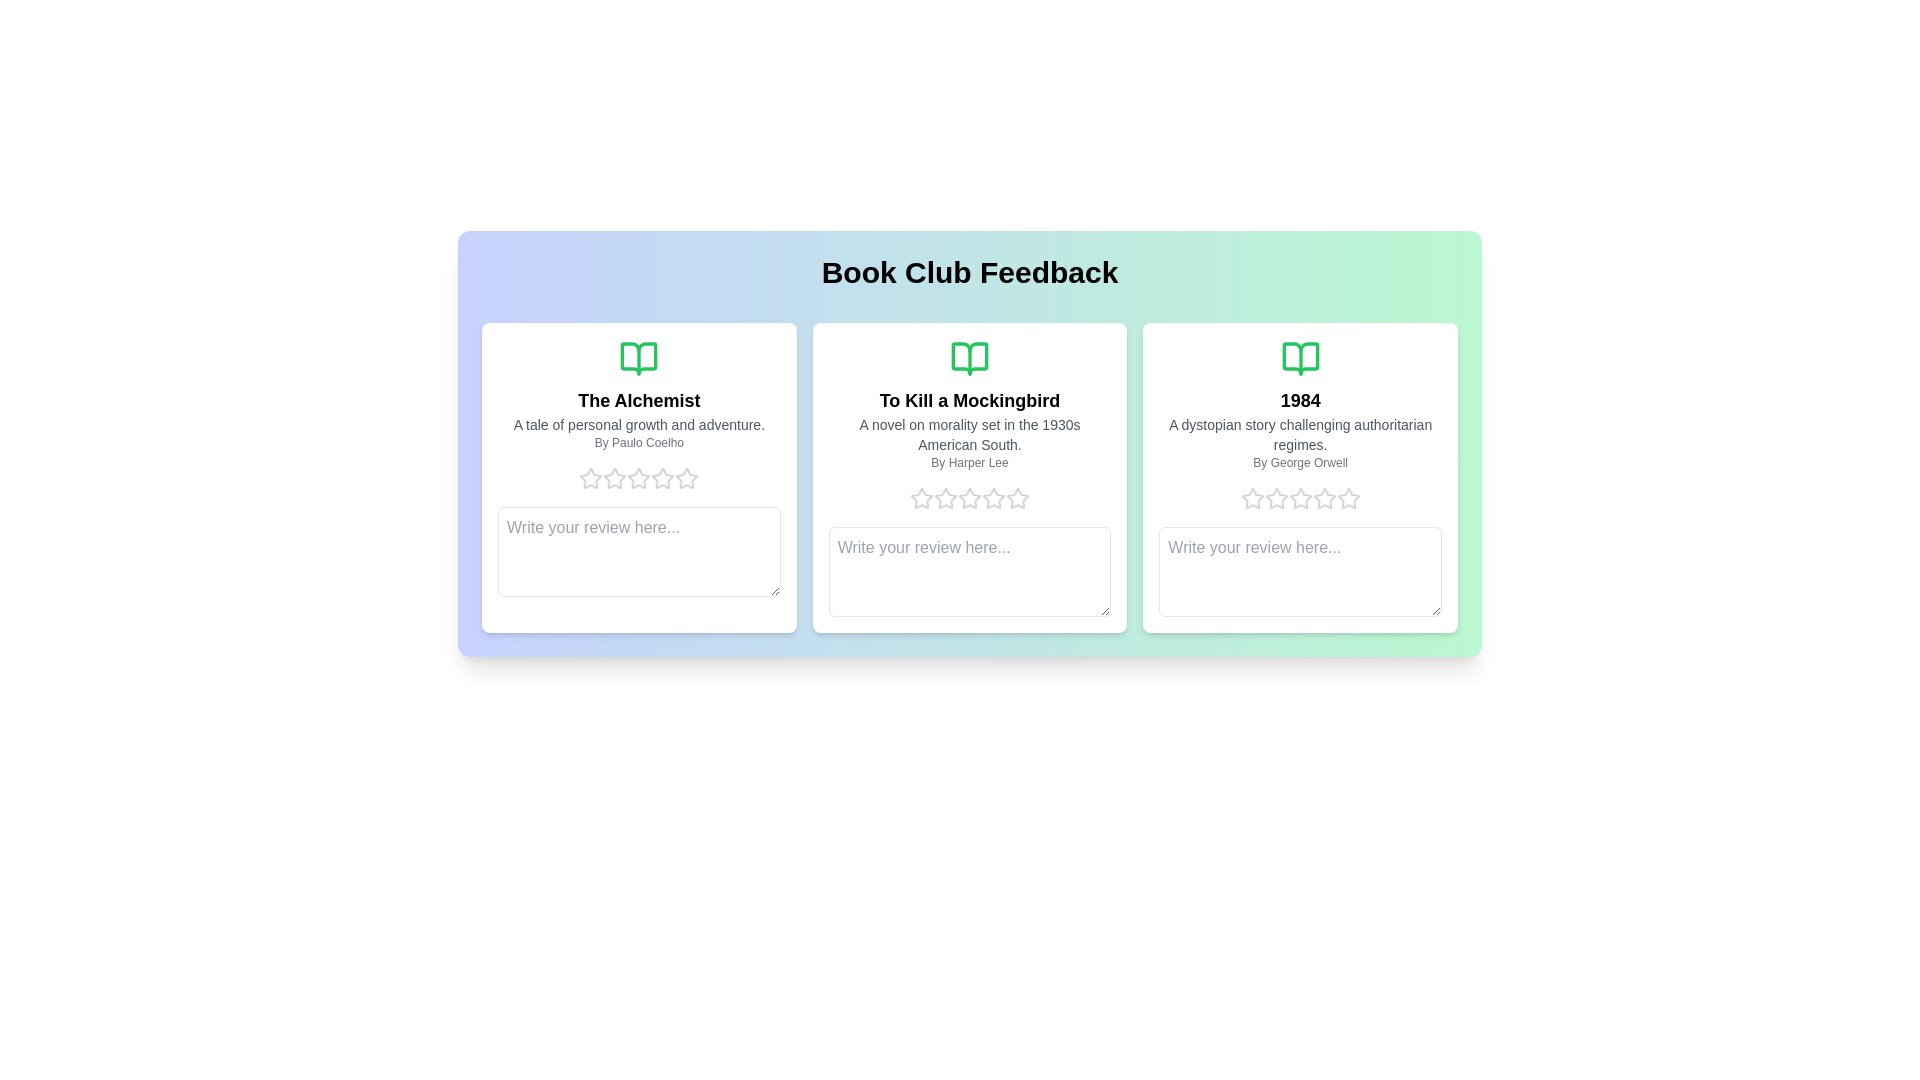  I want to click on the leftmost star in the rating system for the '1984' review card, so click(1251, 497).